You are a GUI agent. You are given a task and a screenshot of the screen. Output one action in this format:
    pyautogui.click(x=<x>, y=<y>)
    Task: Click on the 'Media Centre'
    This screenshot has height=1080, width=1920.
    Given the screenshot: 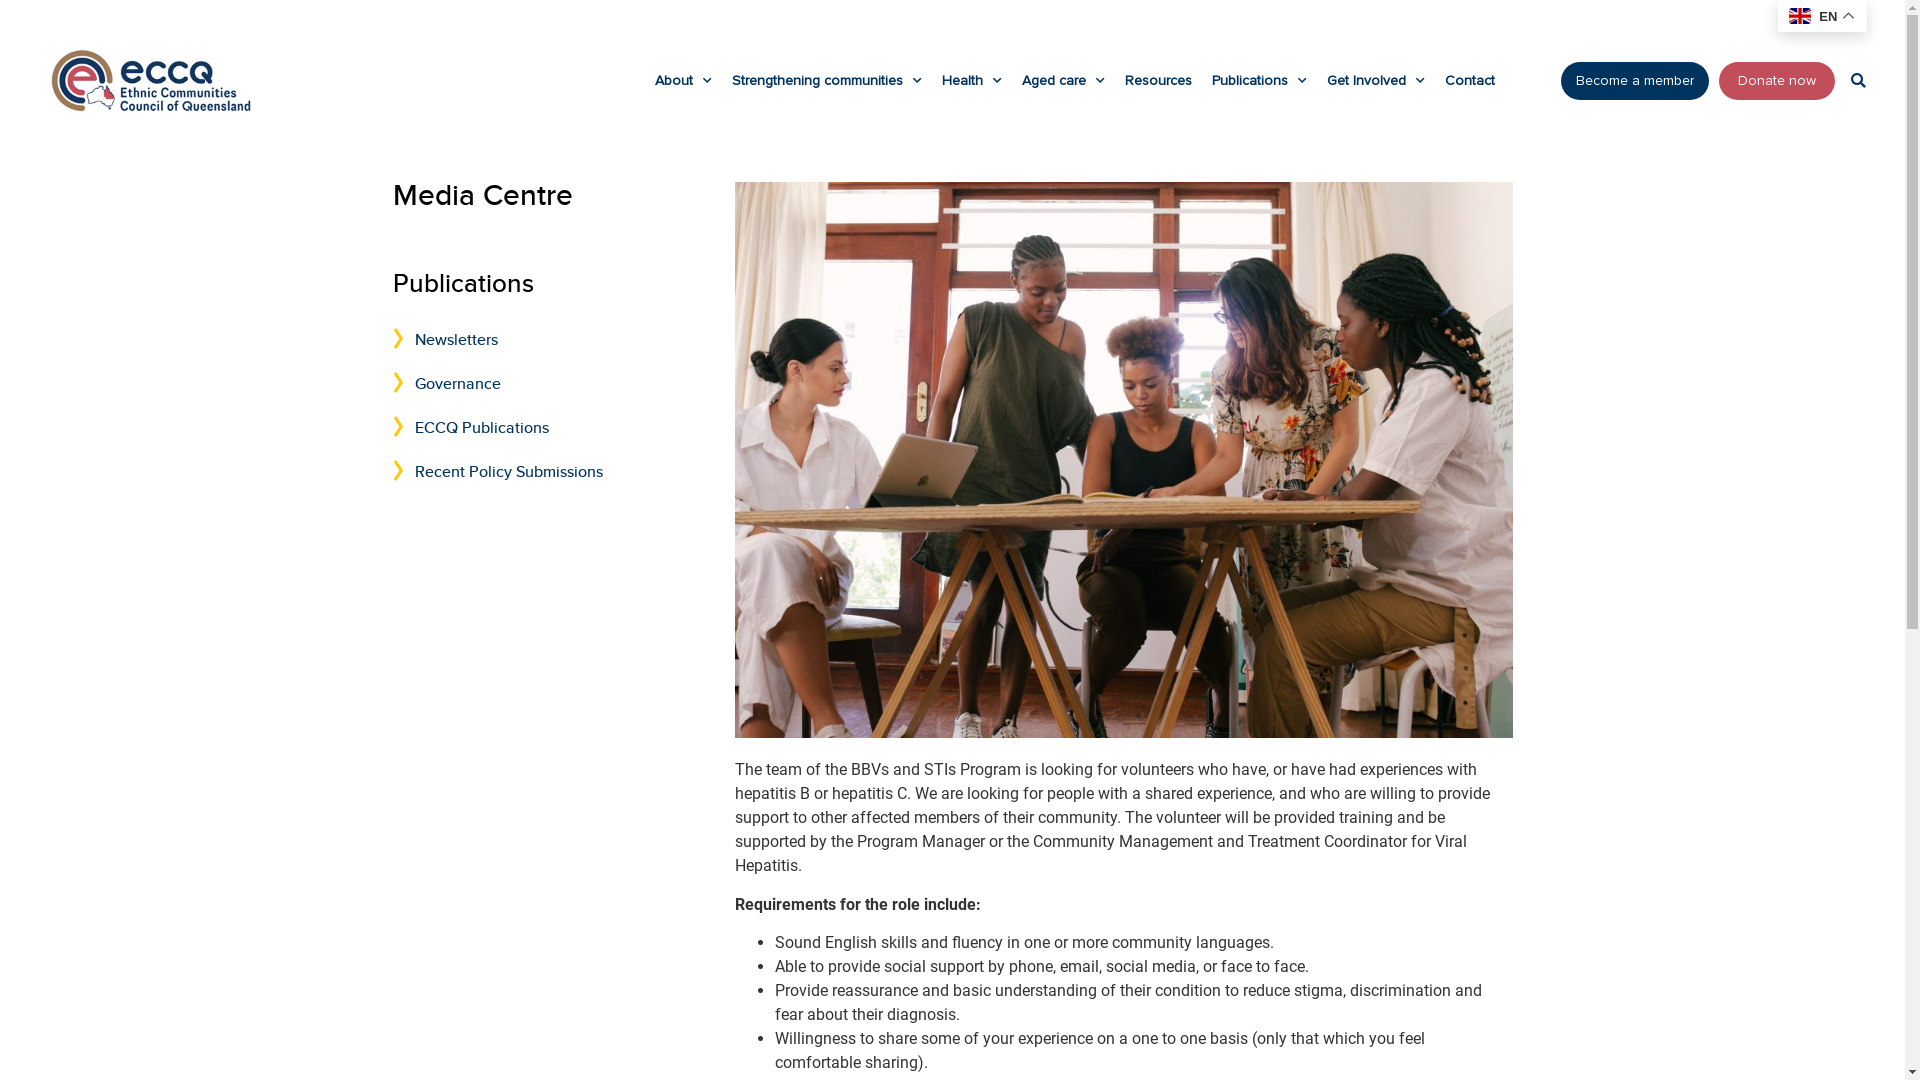 What is the action you would take?
    pyautogui.click(x=481, y=196)
    